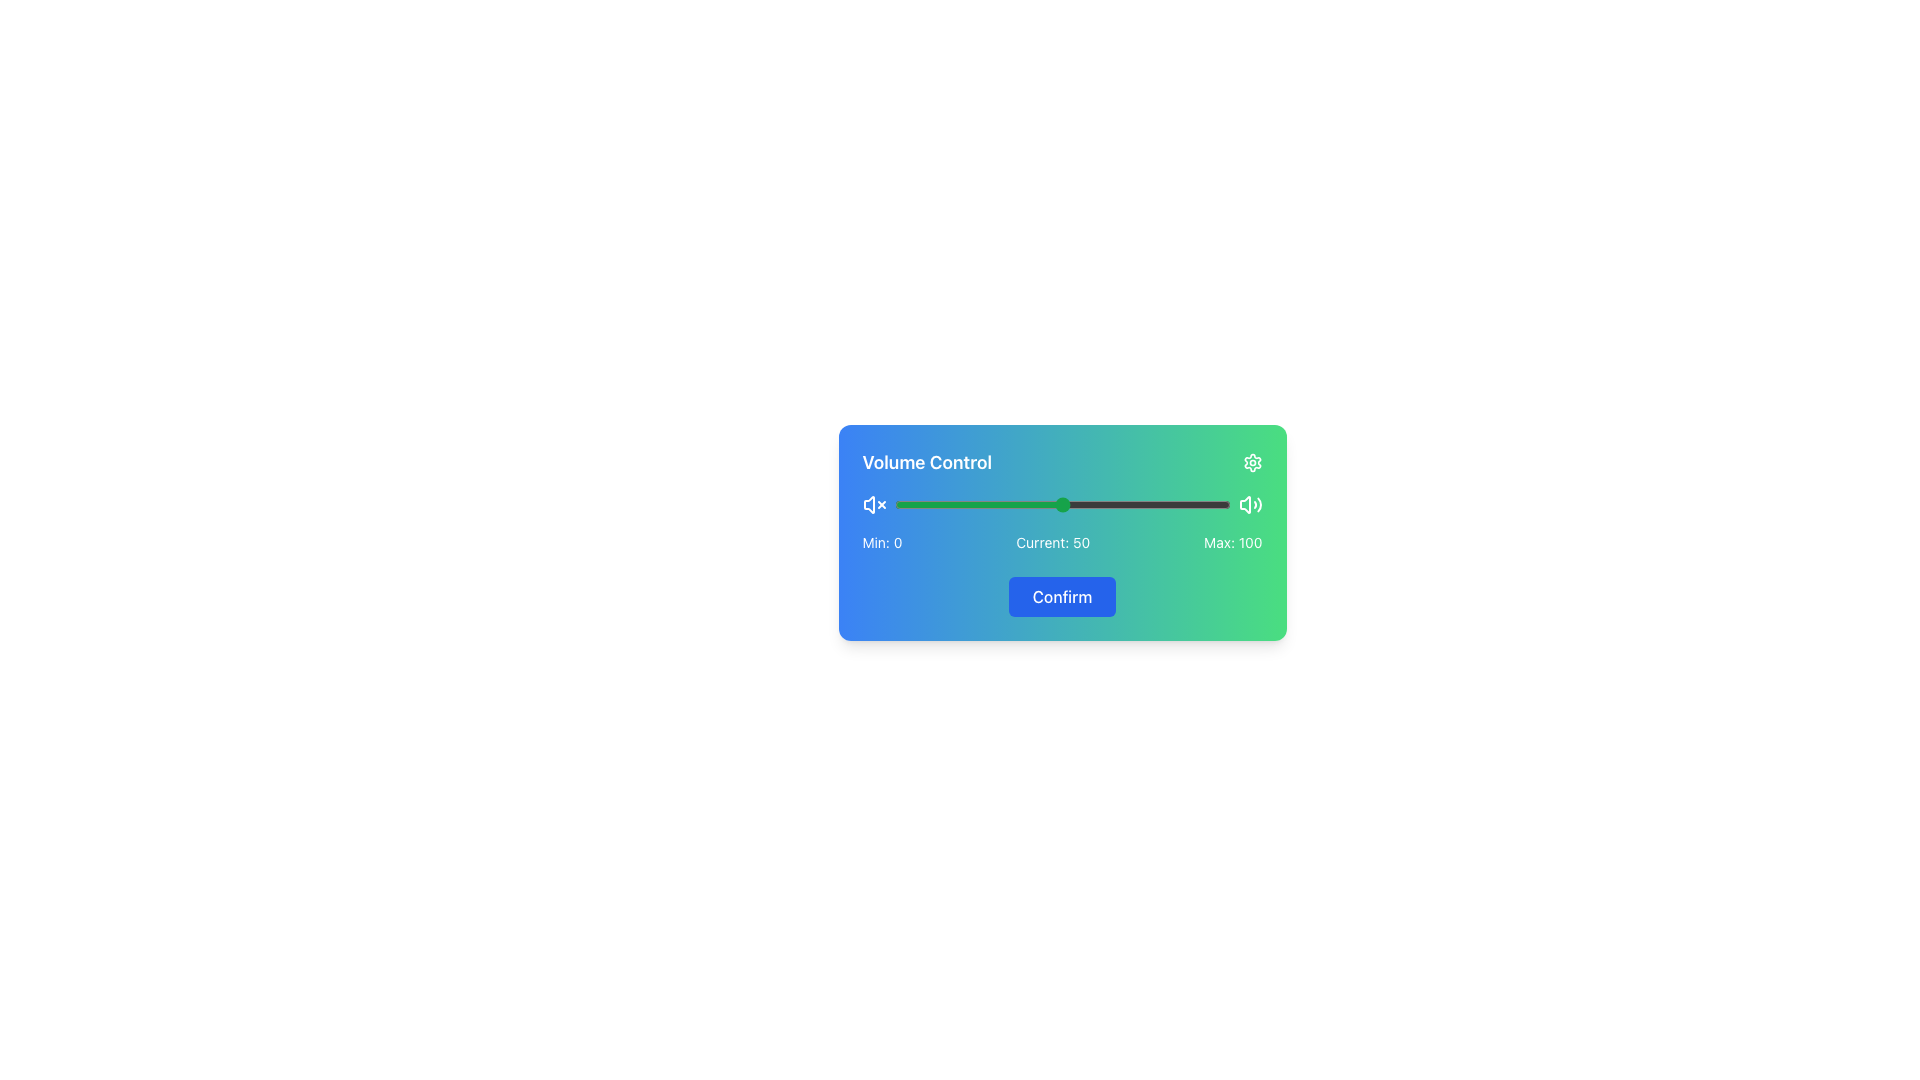 The width and height of the screenshot is (1920, 1080). What do you see at coordinates (1061, 585) in the screenshot?
I see `the 'Confirm' button located at the bottom section of the gradient card interface` at bounding box center [1061, 585].